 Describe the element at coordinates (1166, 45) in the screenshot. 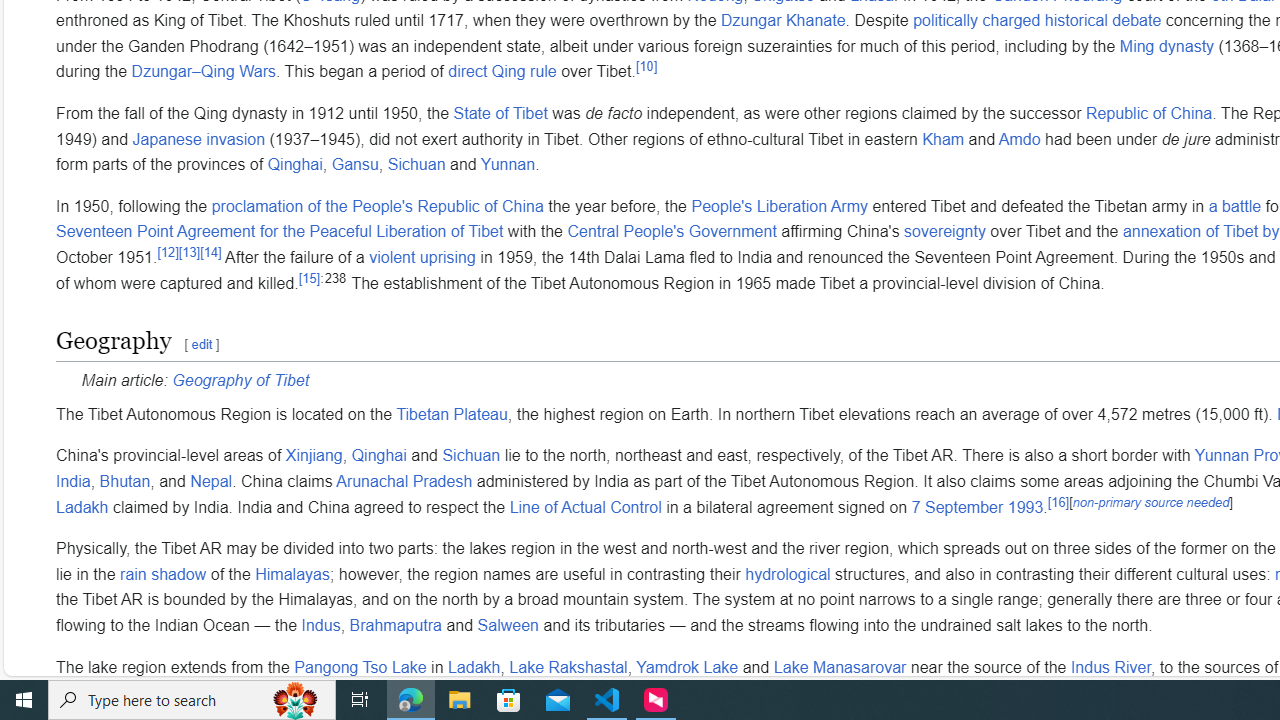

I see `'Ming dynasty'` at that location.